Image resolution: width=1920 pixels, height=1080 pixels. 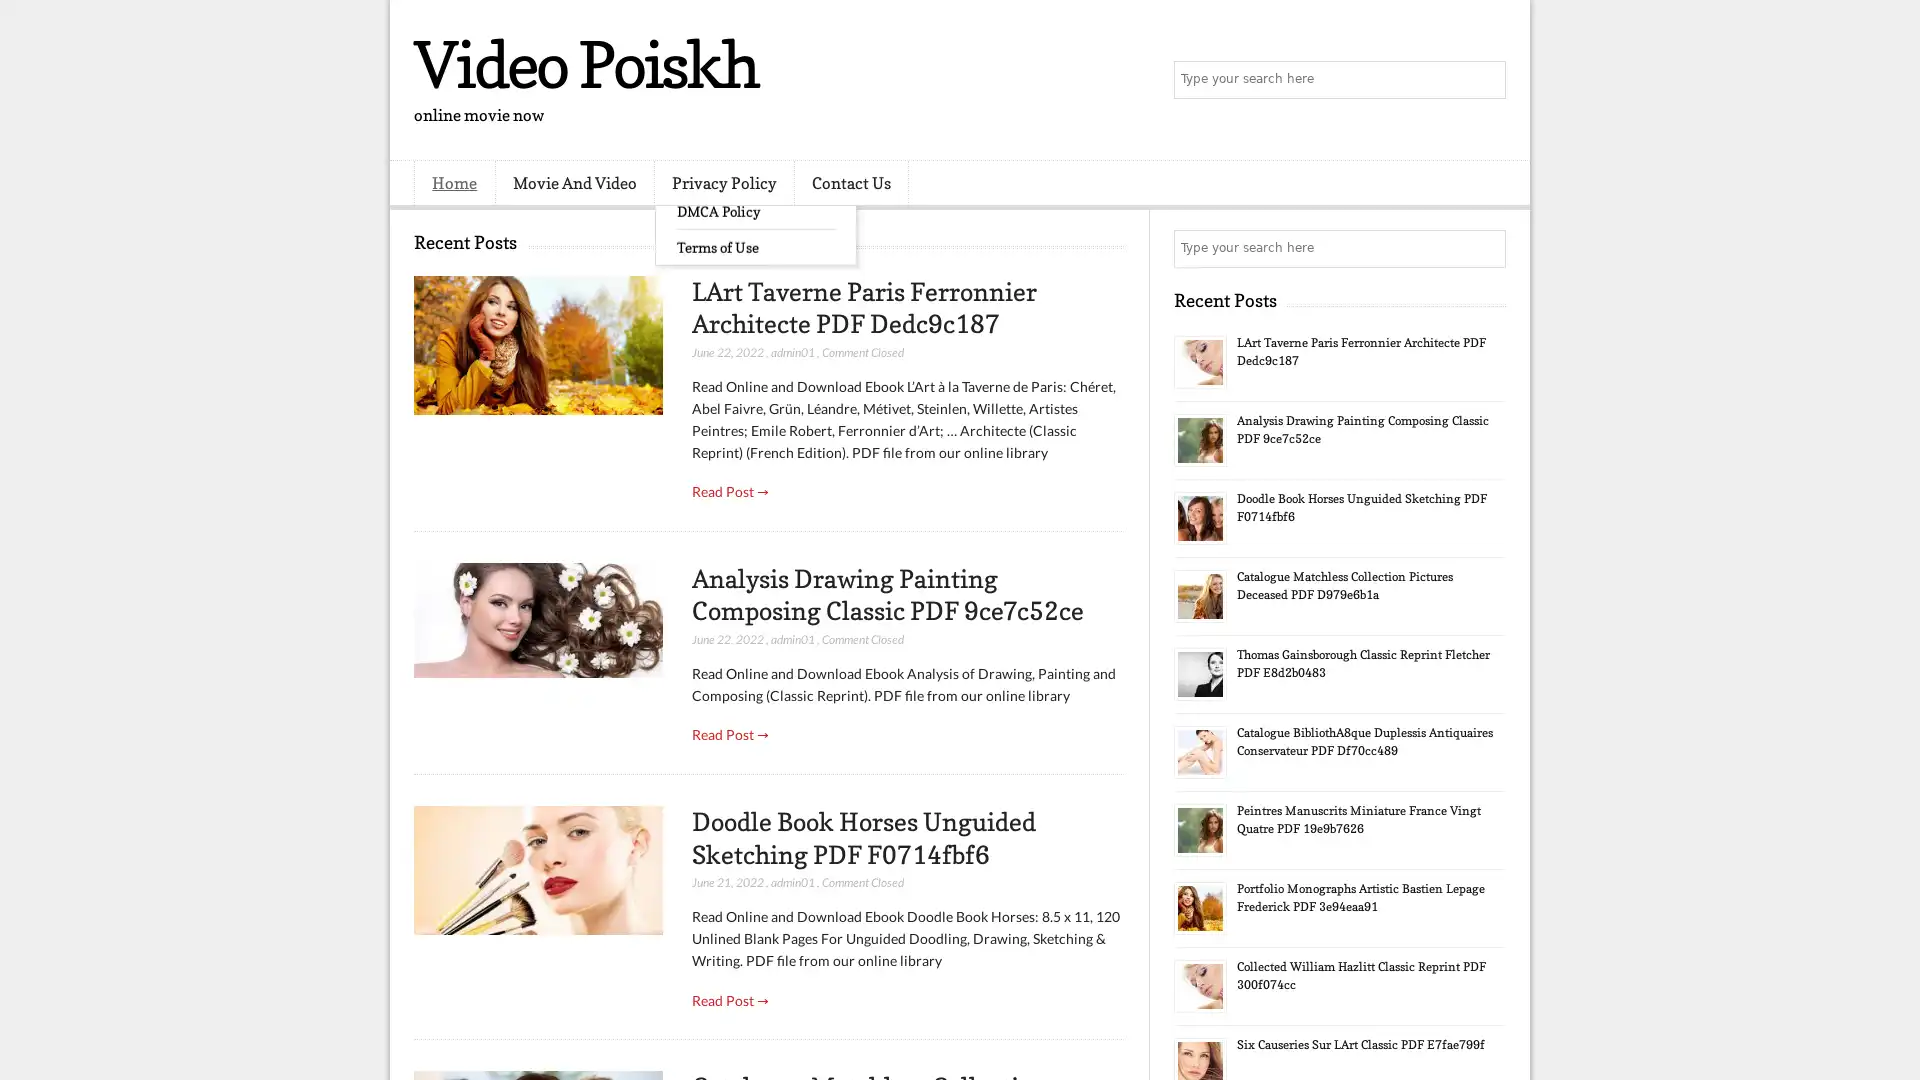 I want to click on Search, so click(x=1485, y=80).